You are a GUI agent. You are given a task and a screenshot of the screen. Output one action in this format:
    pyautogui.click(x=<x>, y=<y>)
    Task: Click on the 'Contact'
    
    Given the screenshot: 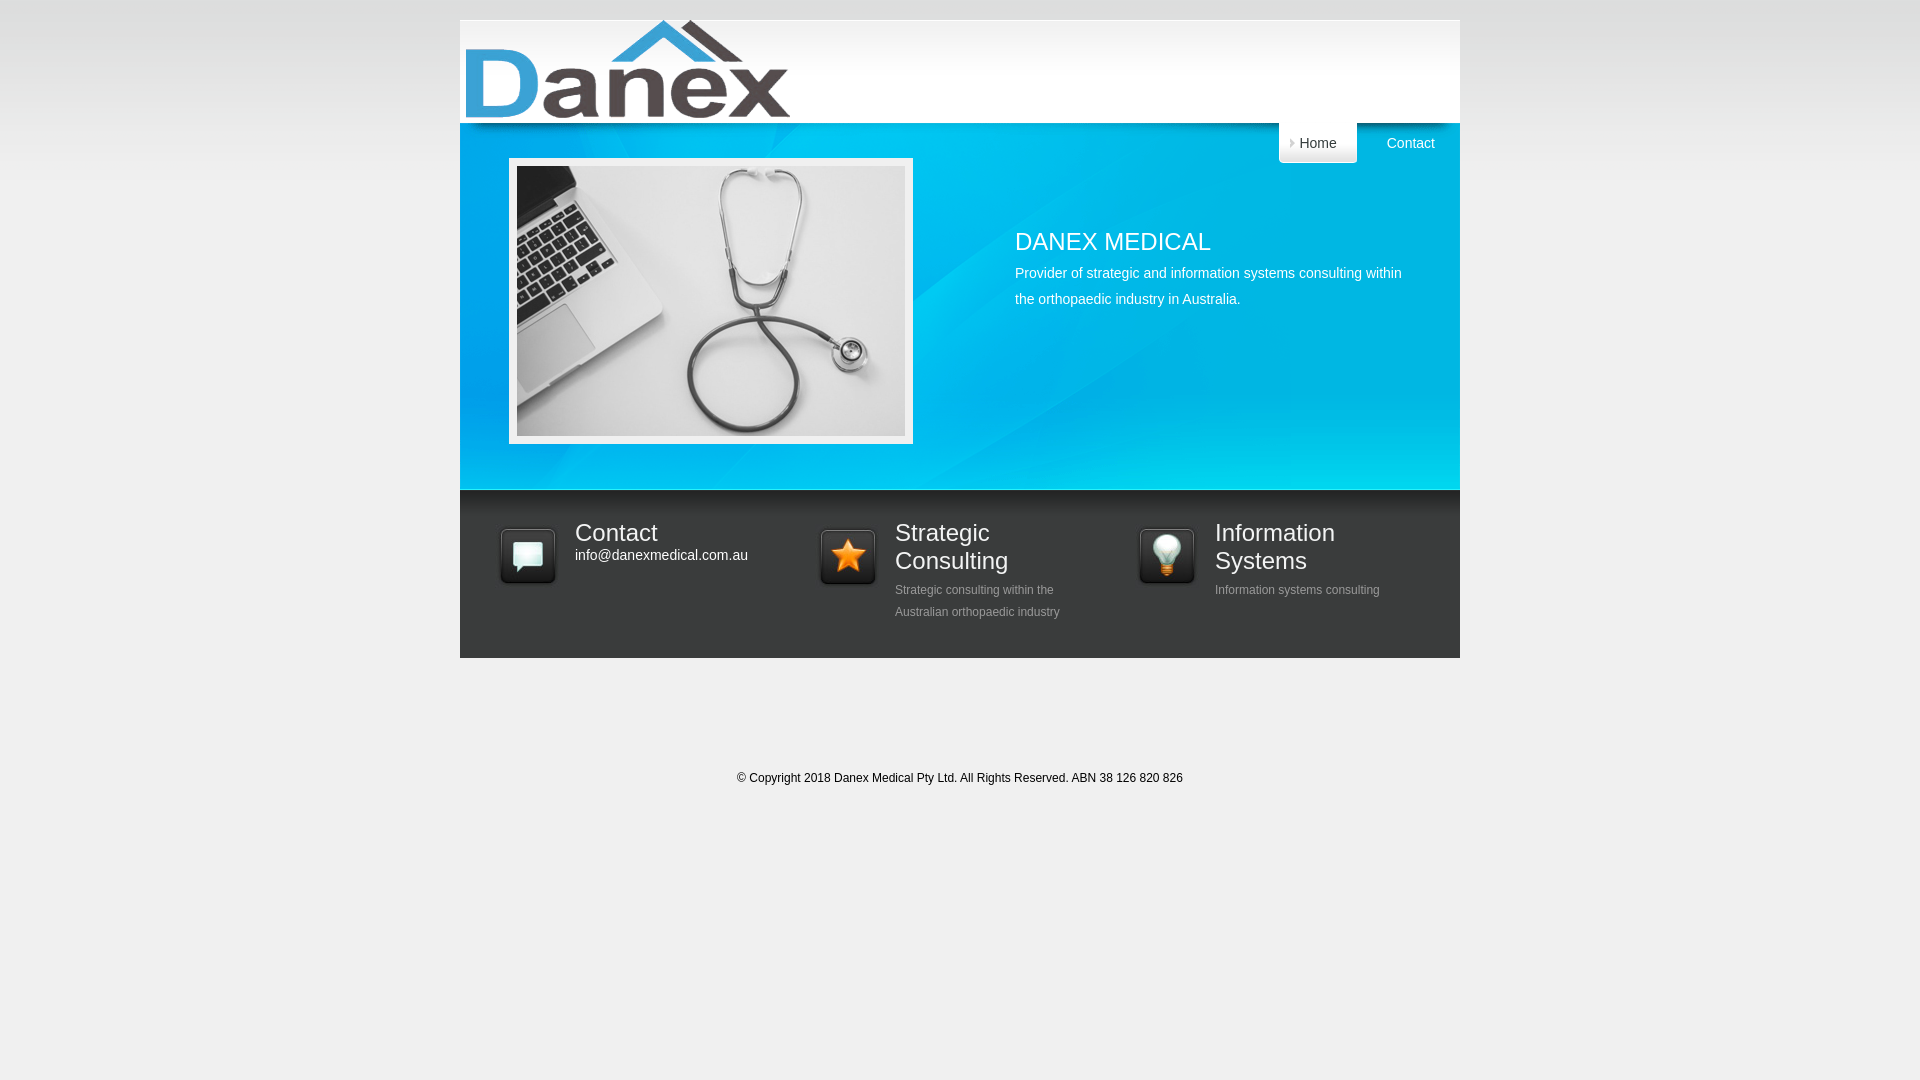 What is the action you would take?
    pyautogui.click(x=1410, y=141)
    